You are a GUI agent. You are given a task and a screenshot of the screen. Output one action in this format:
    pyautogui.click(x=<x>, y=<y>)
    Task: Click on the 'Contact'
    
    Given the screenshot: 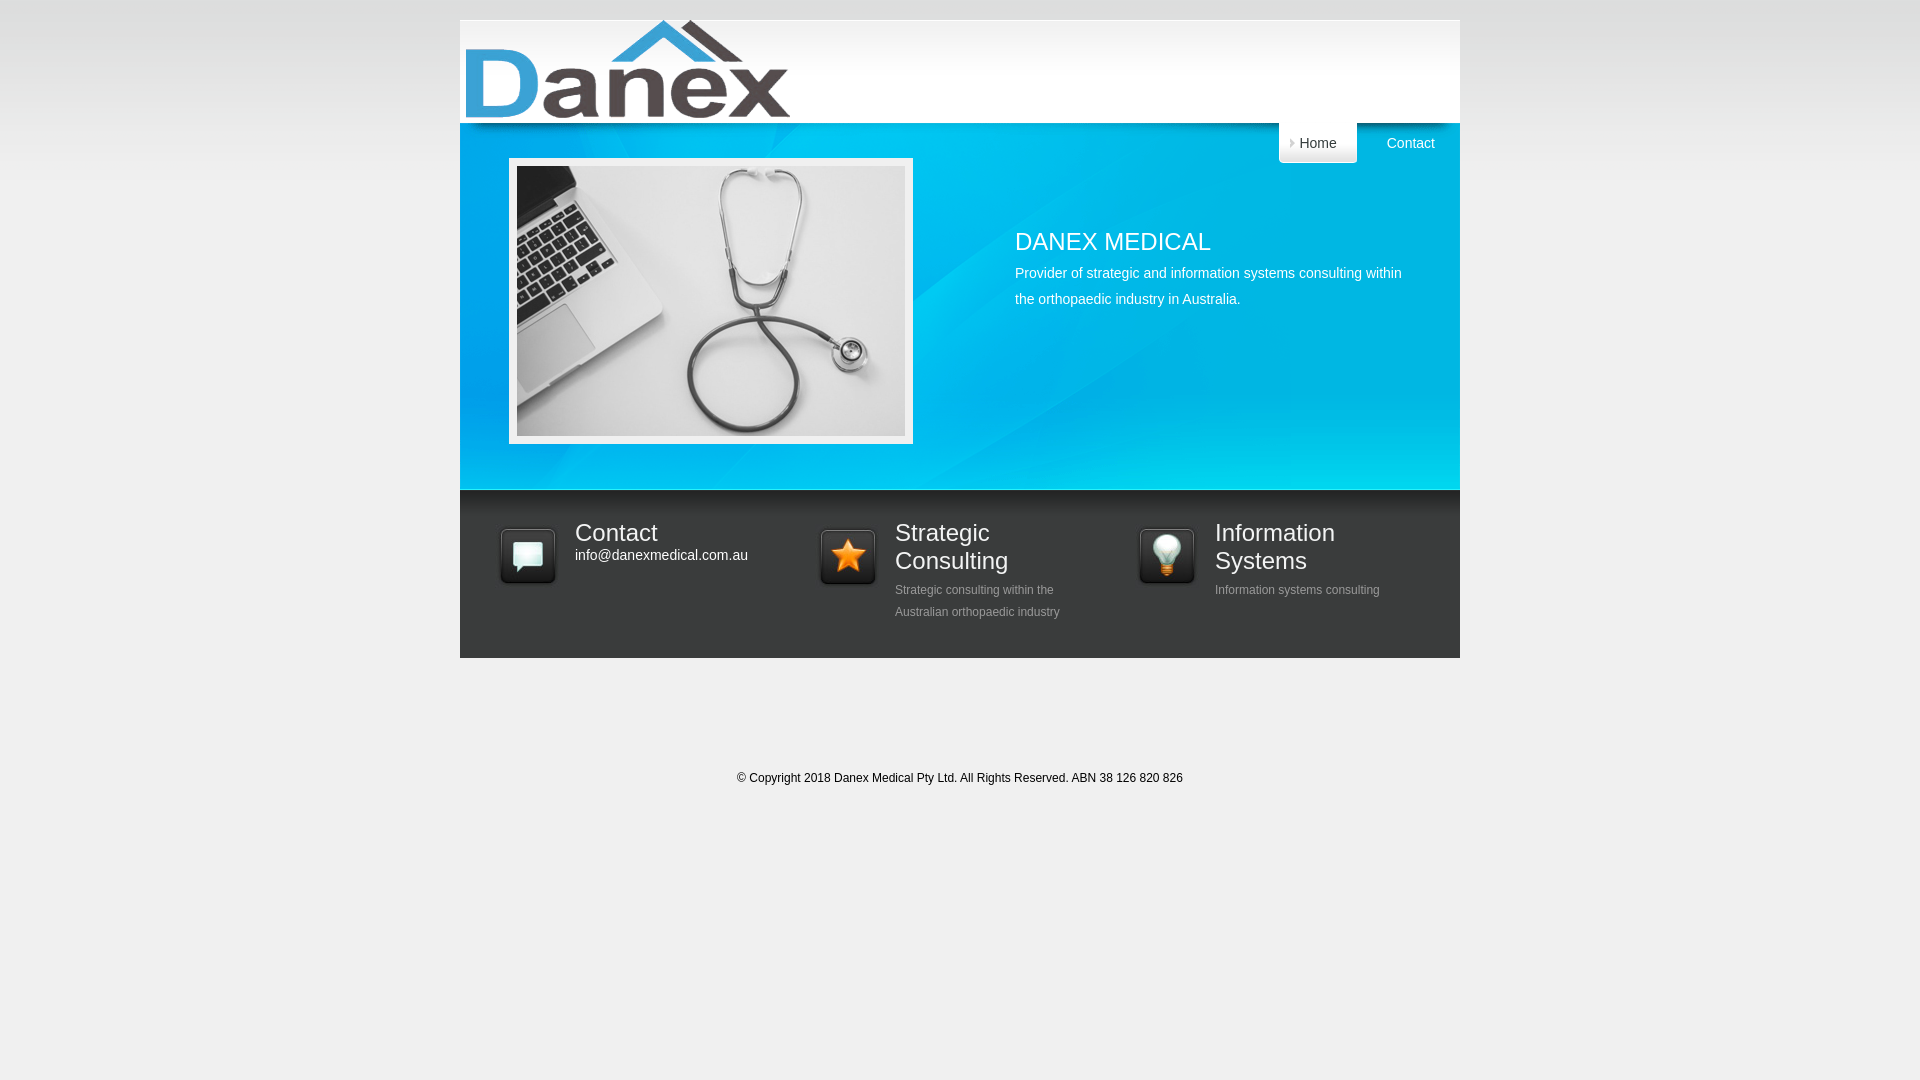 What is the action you would take?
    pyautogui.click(x=1410, y=141)
    